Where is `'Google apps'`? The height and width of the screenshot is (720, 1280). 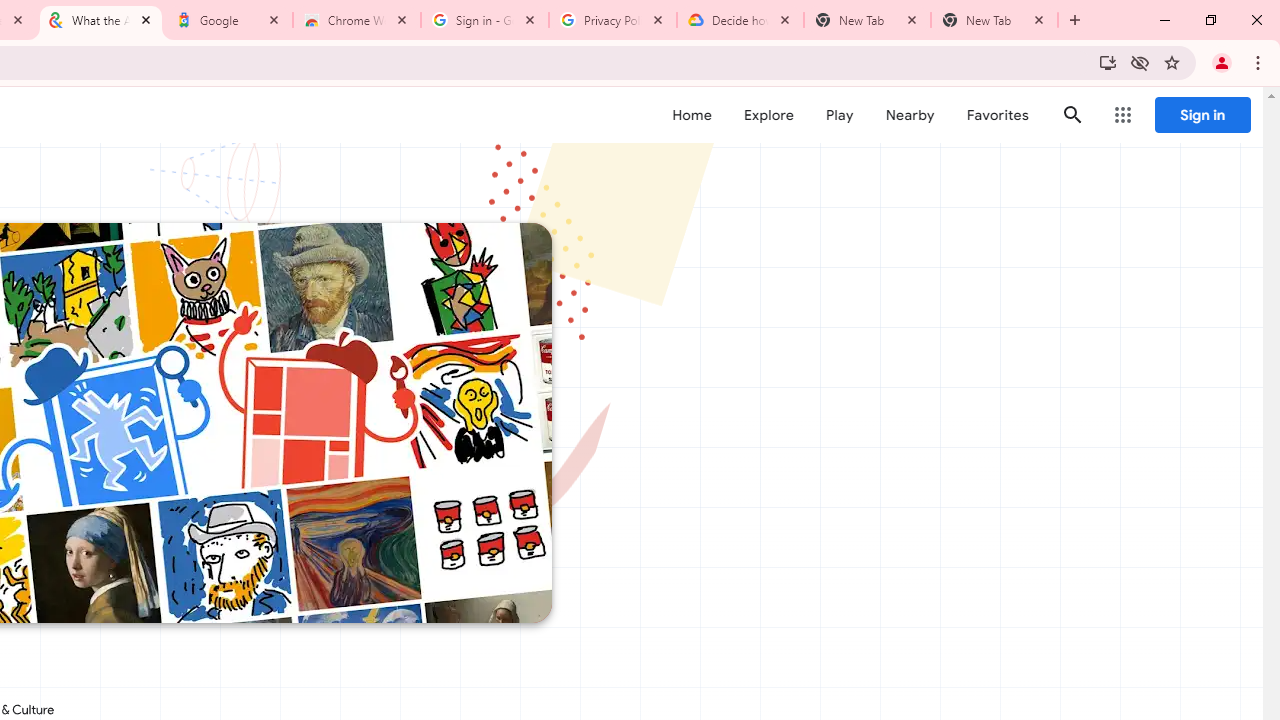 'Google apps' is located at coordinates (1123, 115).